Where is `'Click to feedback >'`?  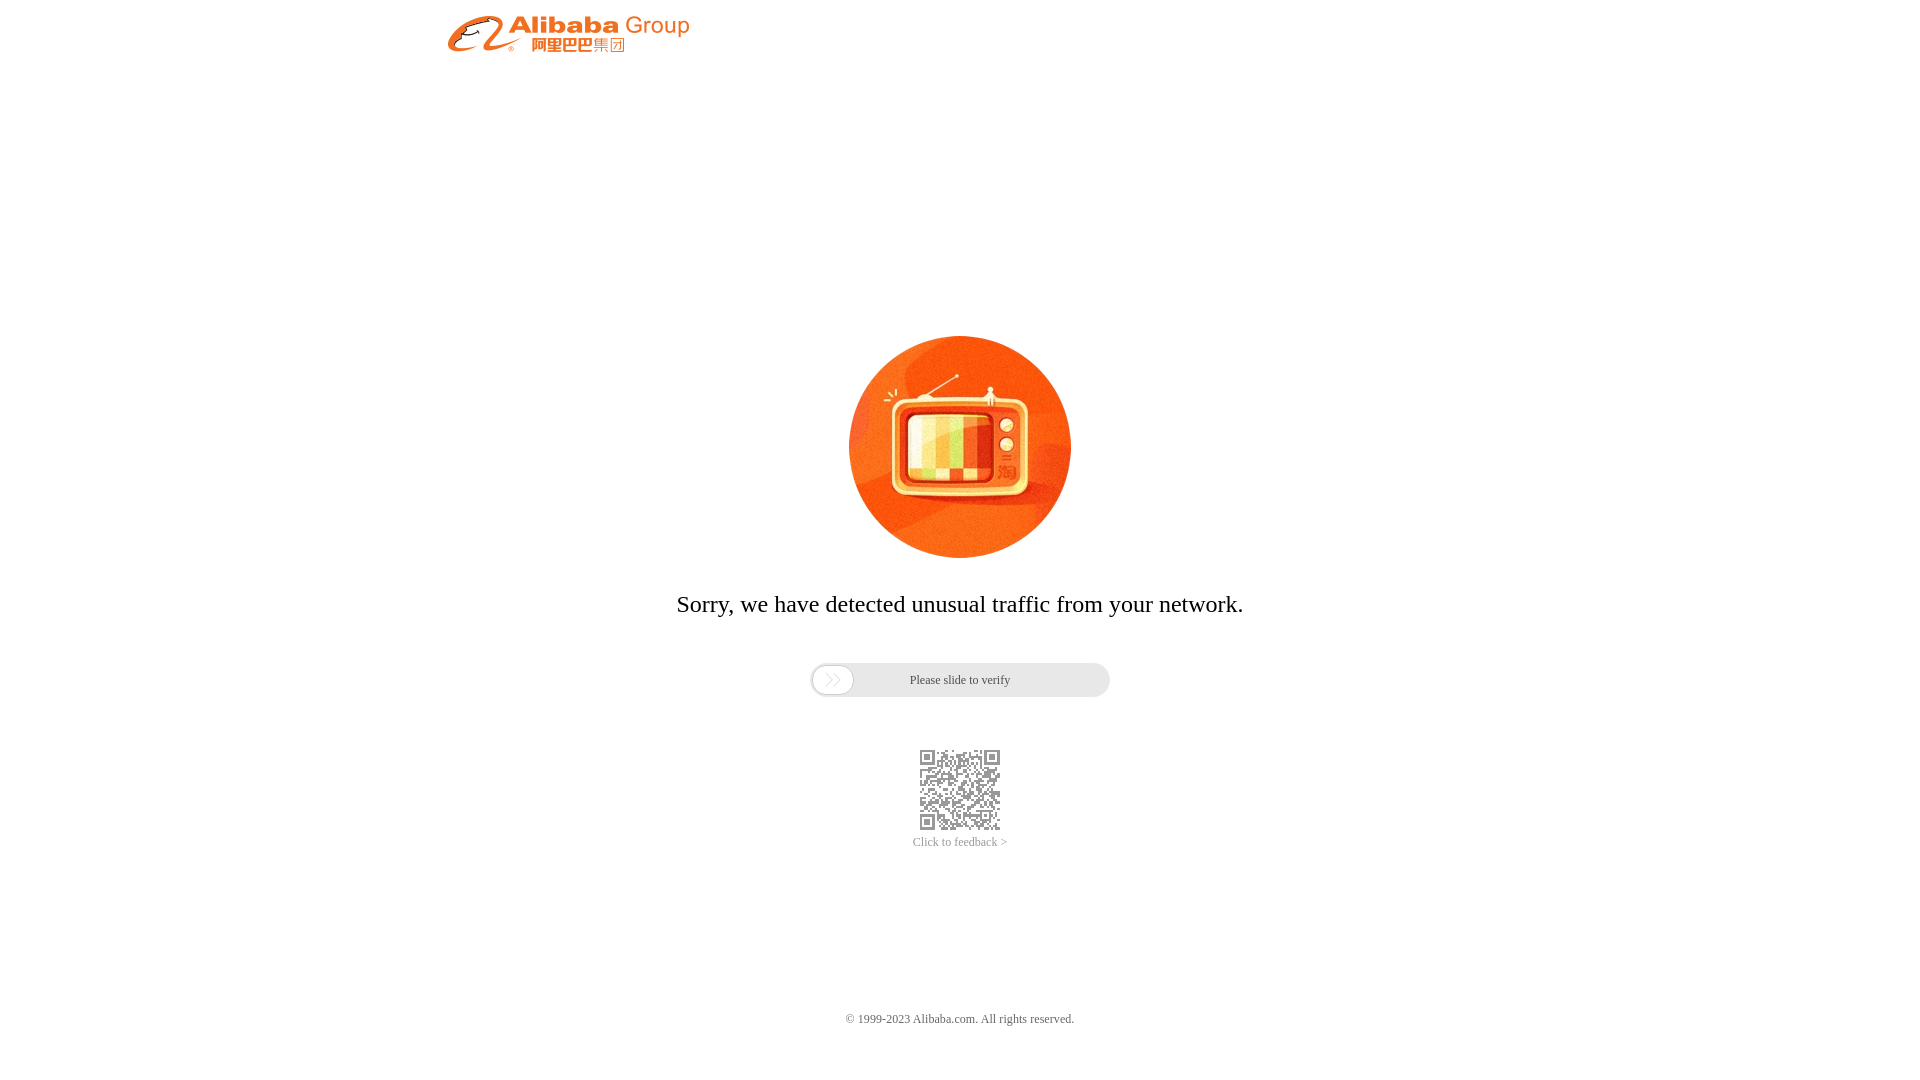
'Click to feedback >' is located at coordinates (960, 842).